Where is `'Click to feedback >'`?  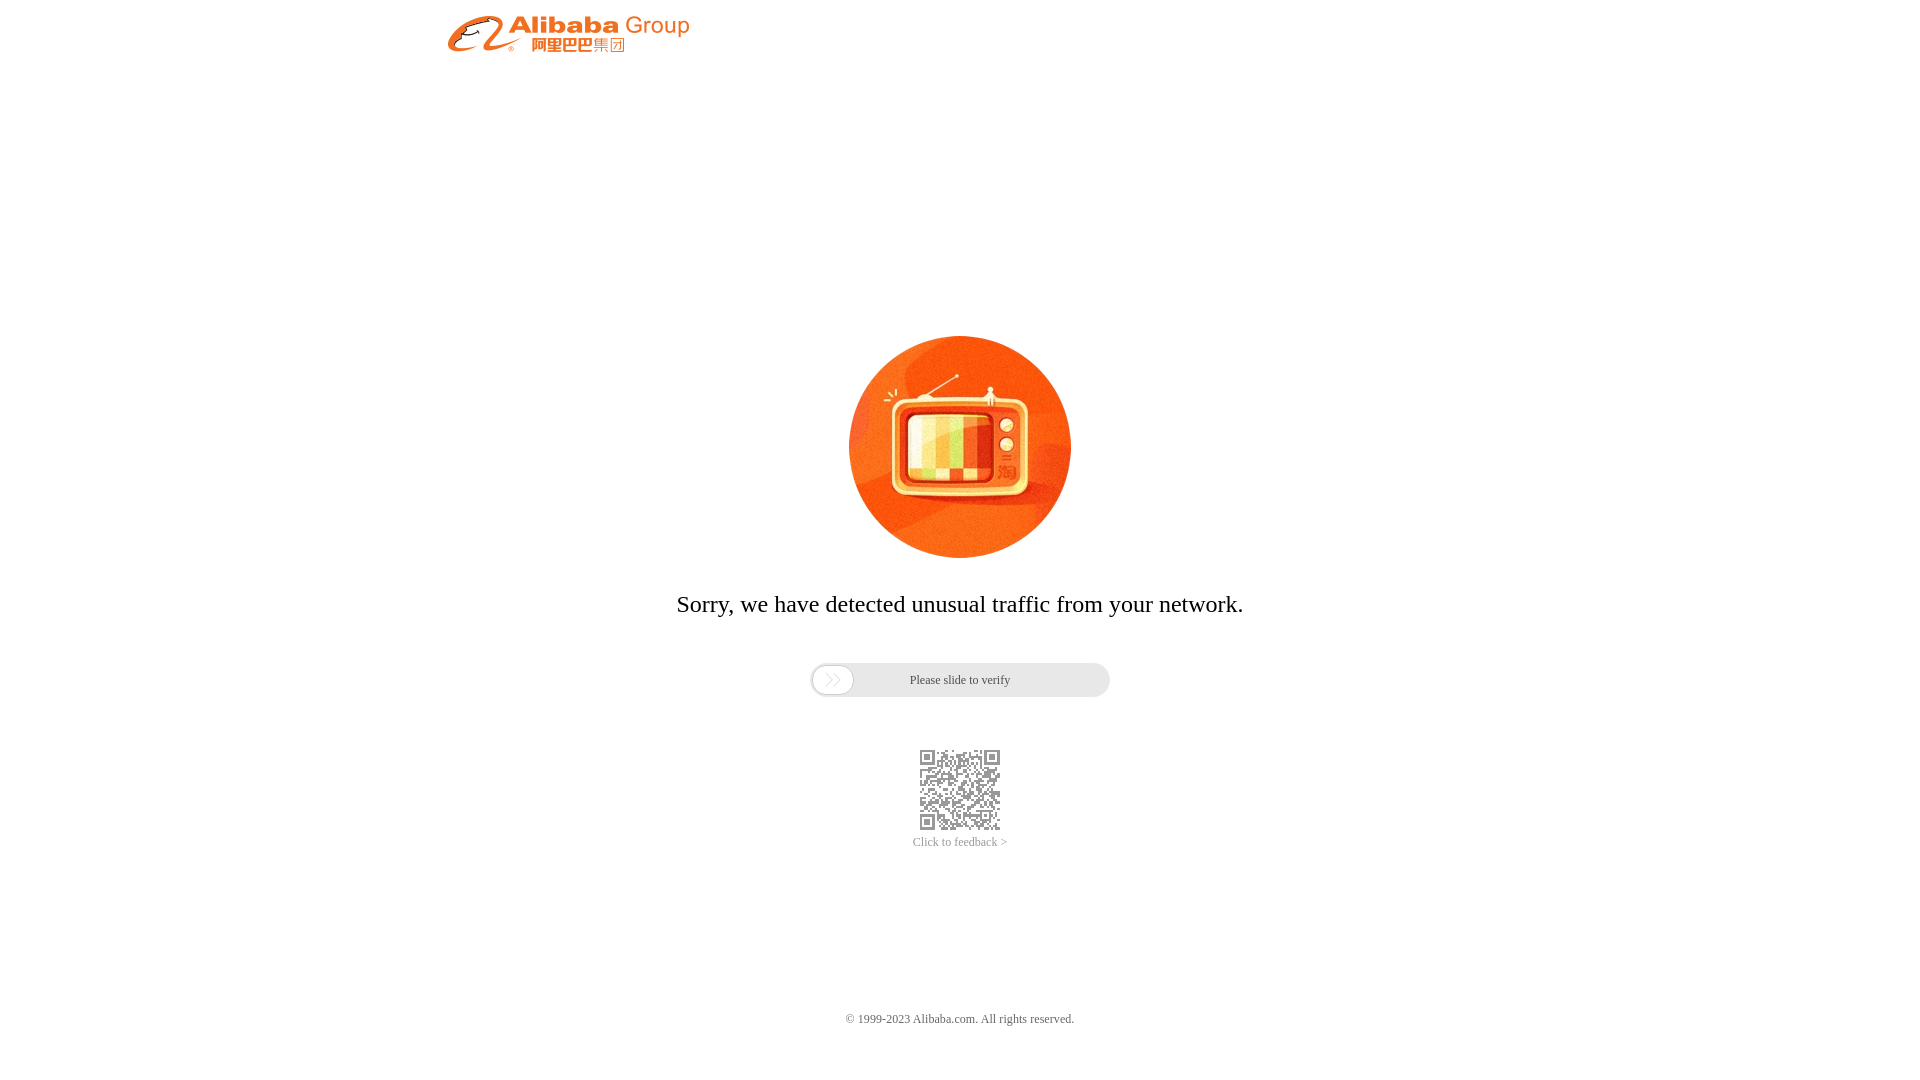
'Click to feedback >' is located at coordinates (960, 842).